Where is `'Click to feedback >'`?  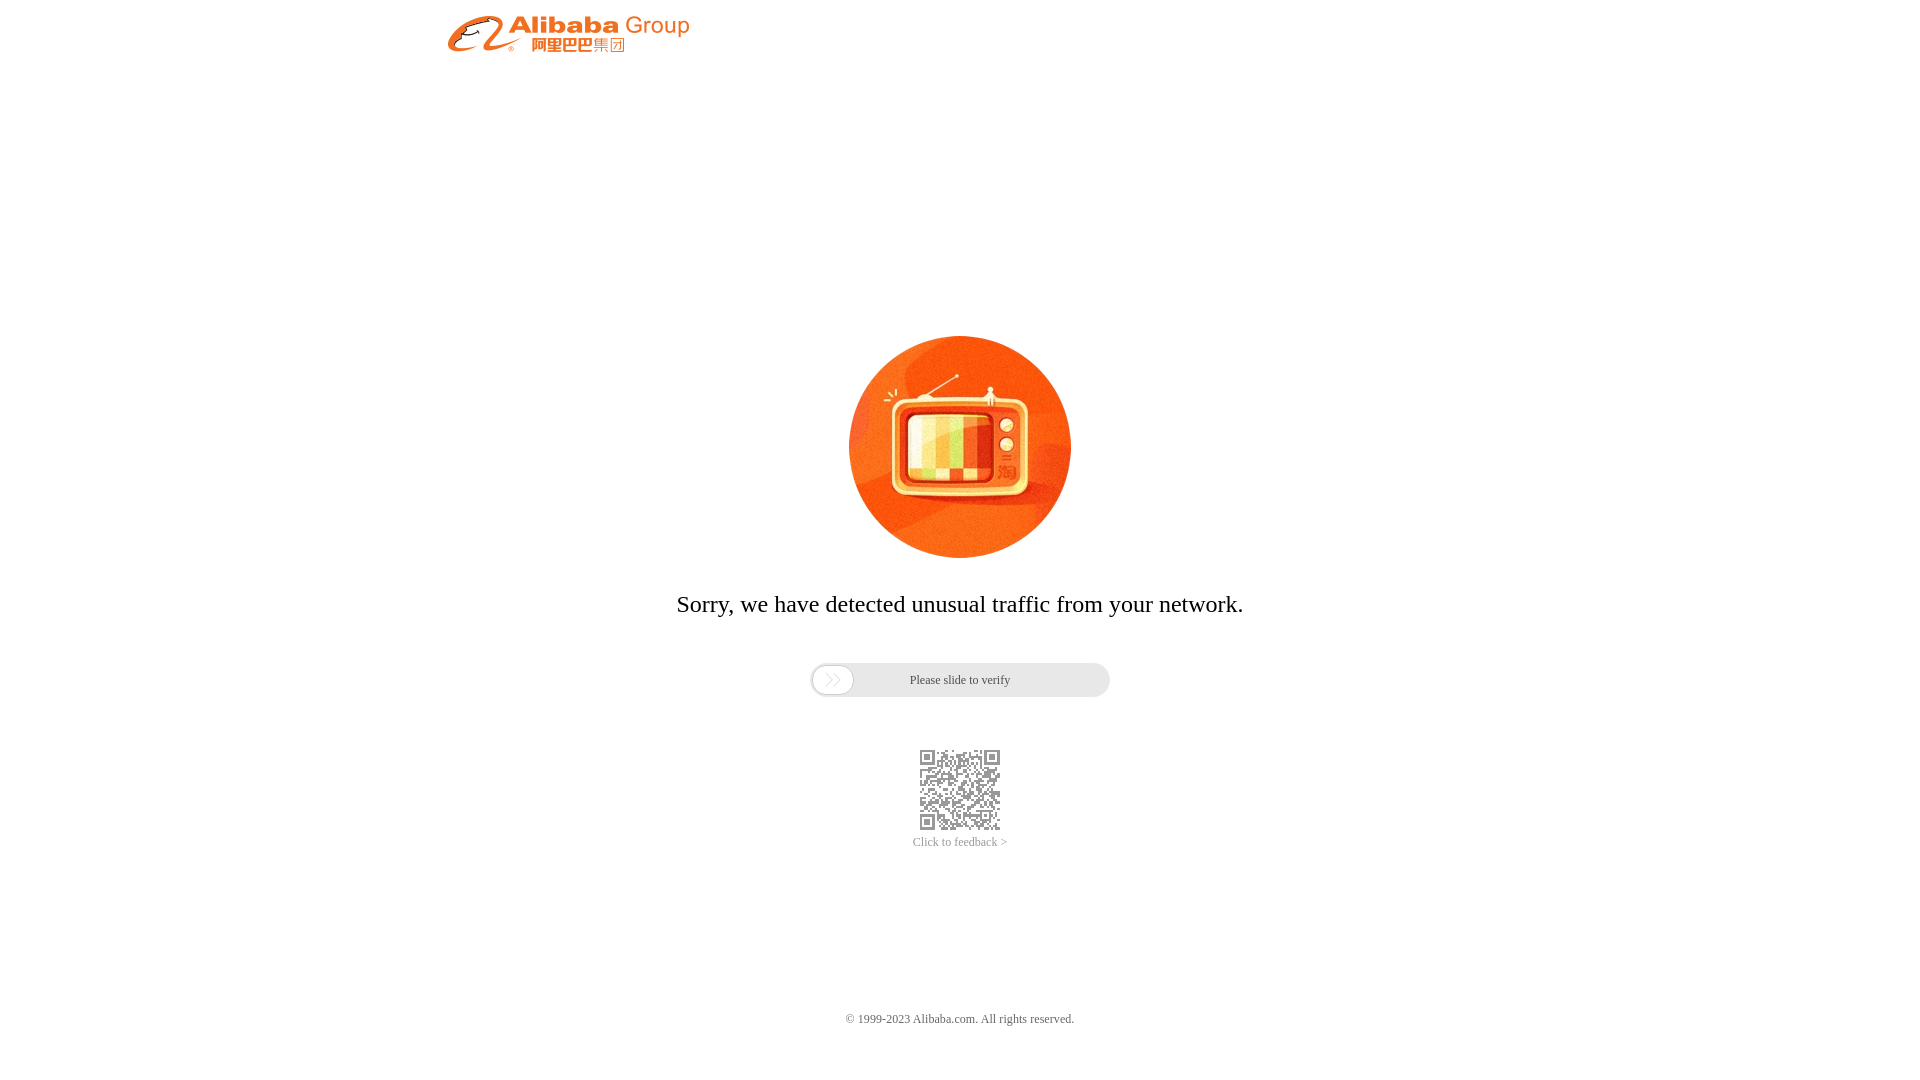
'Click to feedback >' is located at coordinates (960, 842).